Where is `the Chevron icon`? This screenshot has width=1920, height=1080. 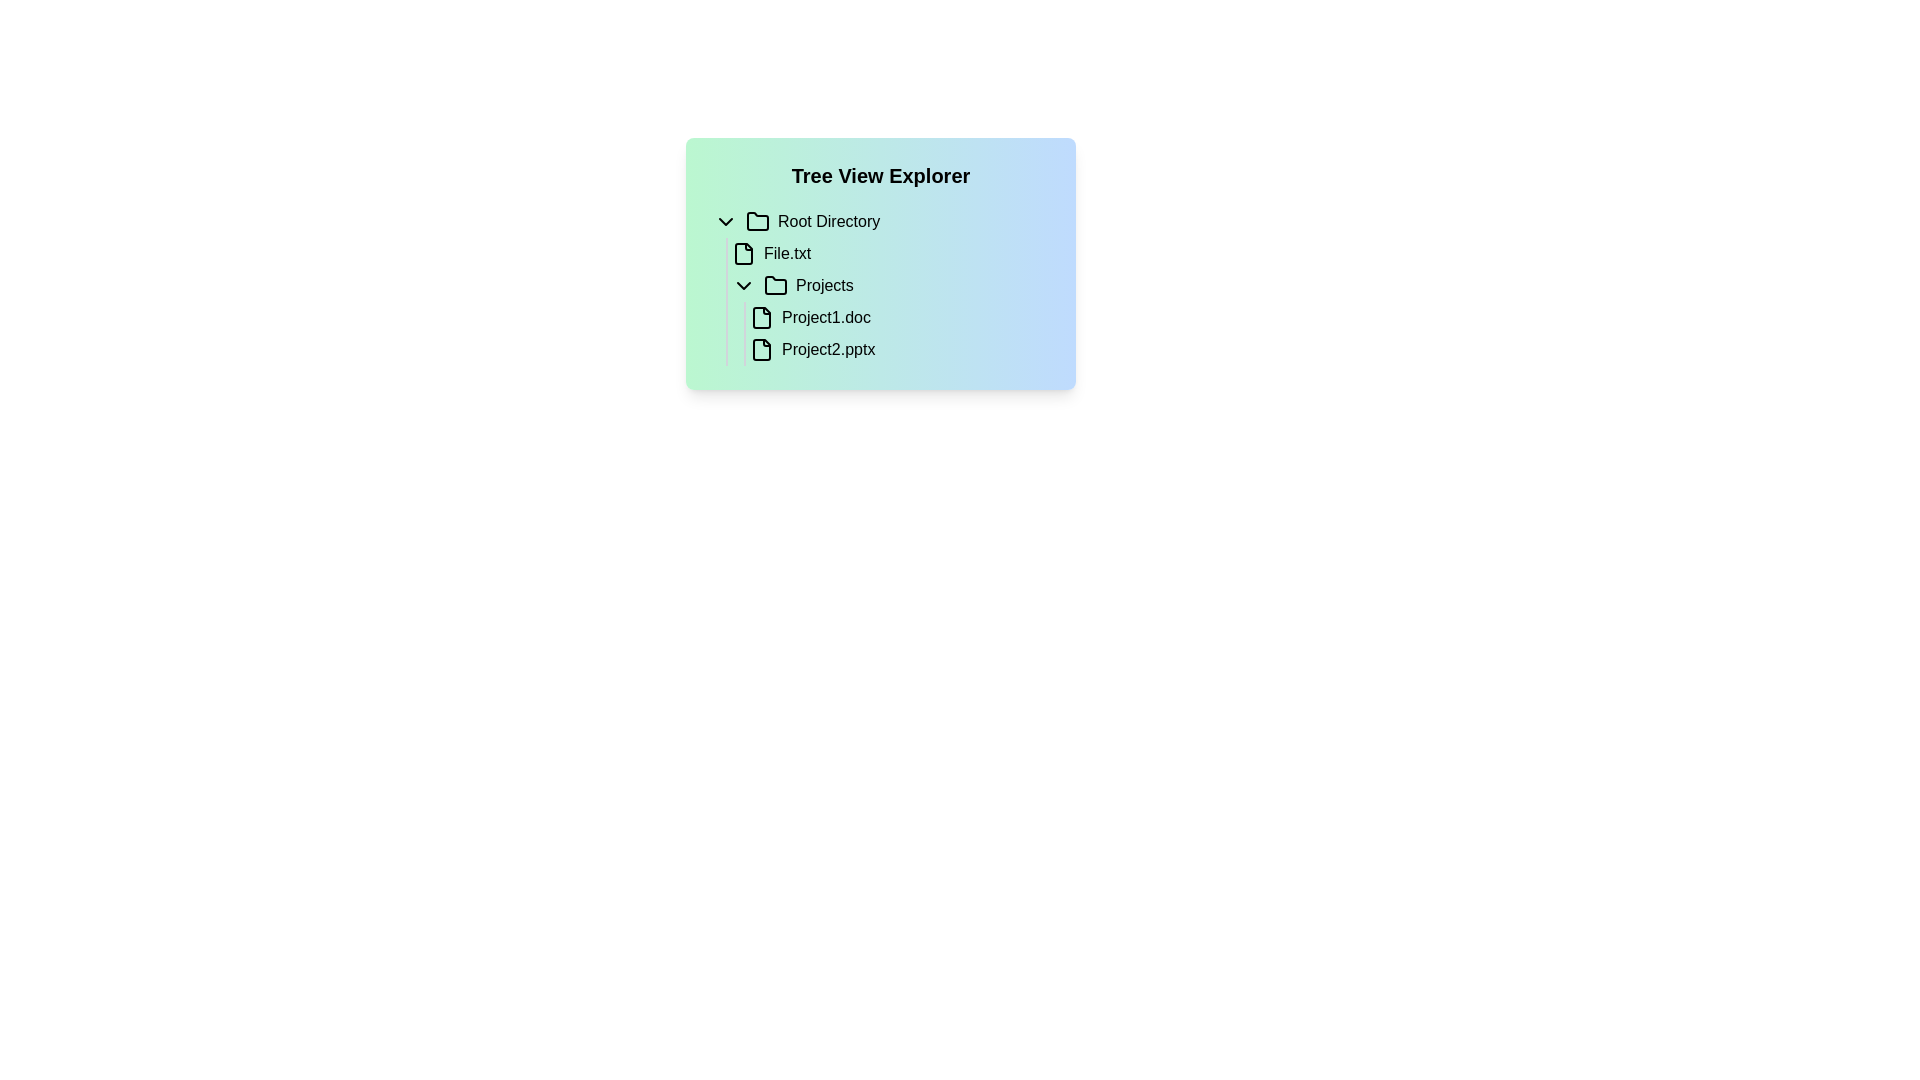
the Chevron icon is located at coordinates (724, 222).